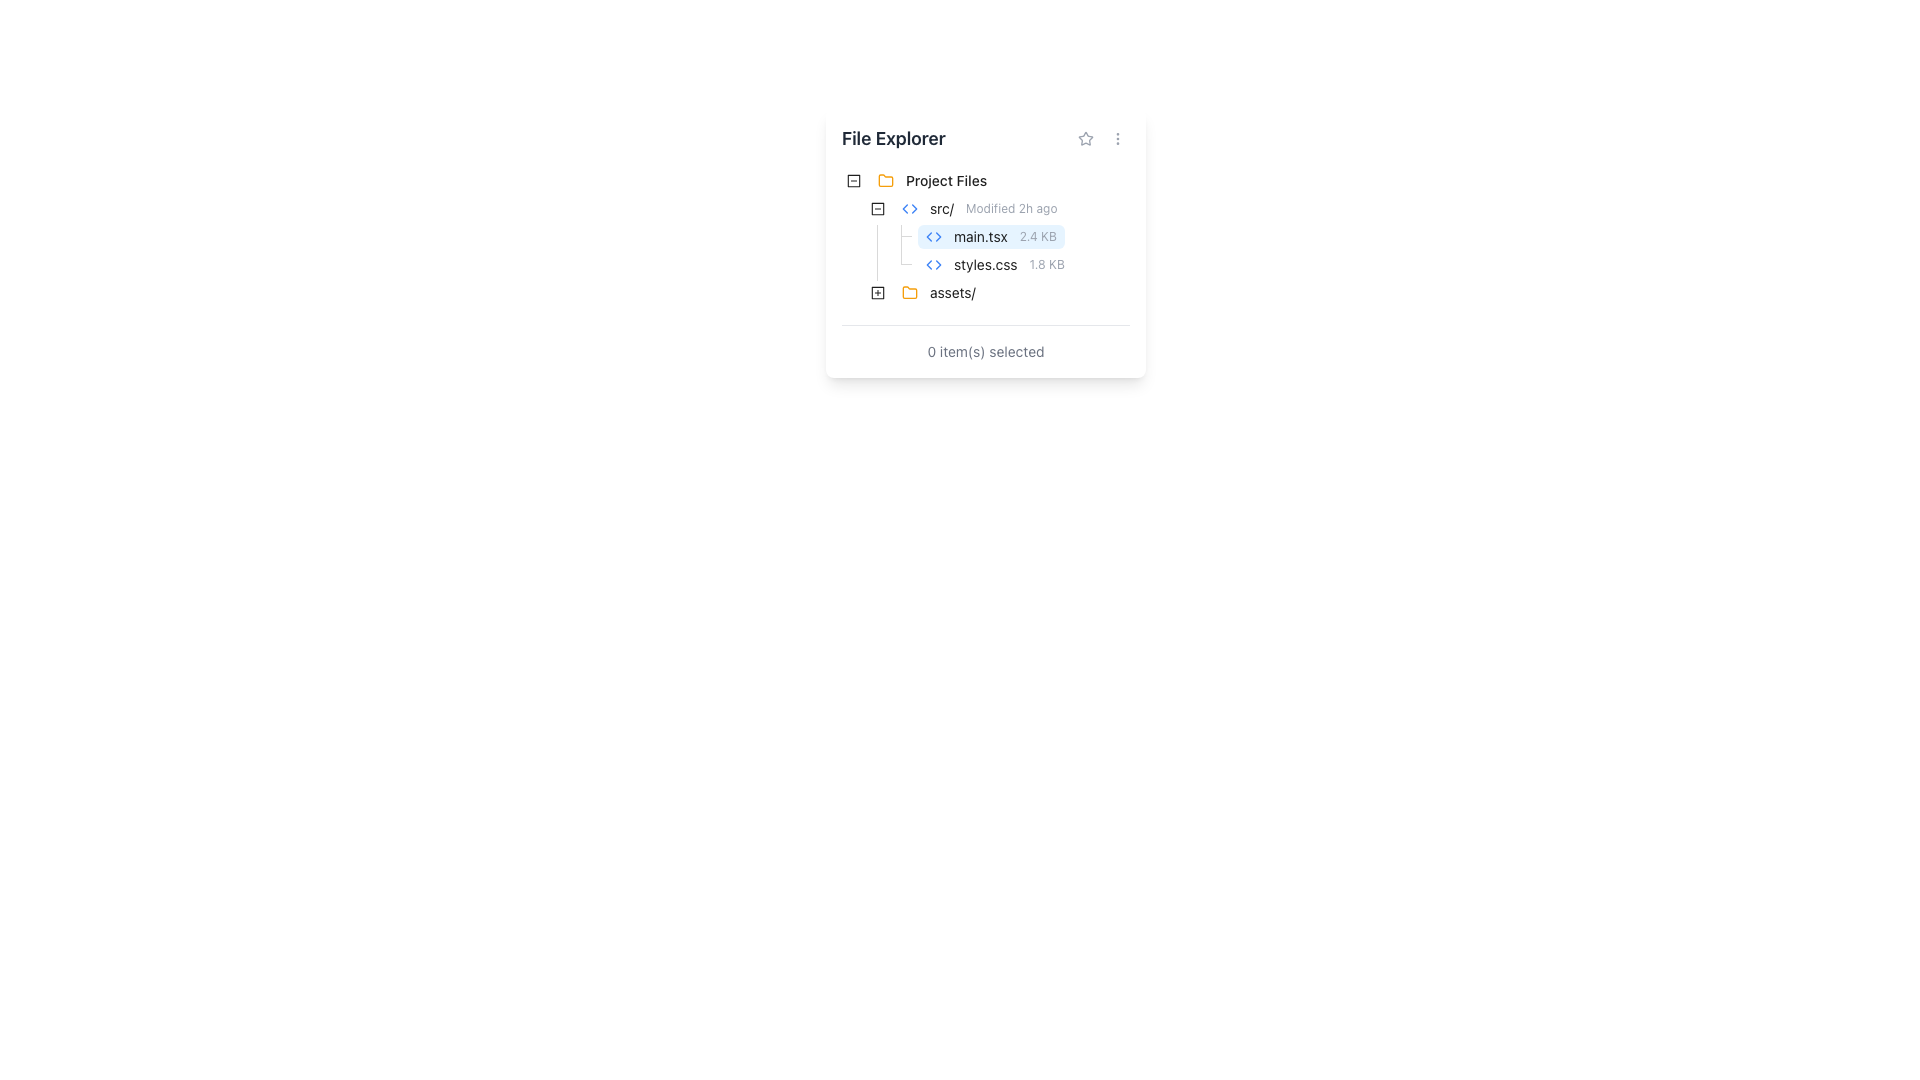  Describe the element at coordinates (980, 235) in the screenshot. I see `the Text label indicating the name of a TypeScript JSX file in the file explorer` at that location.